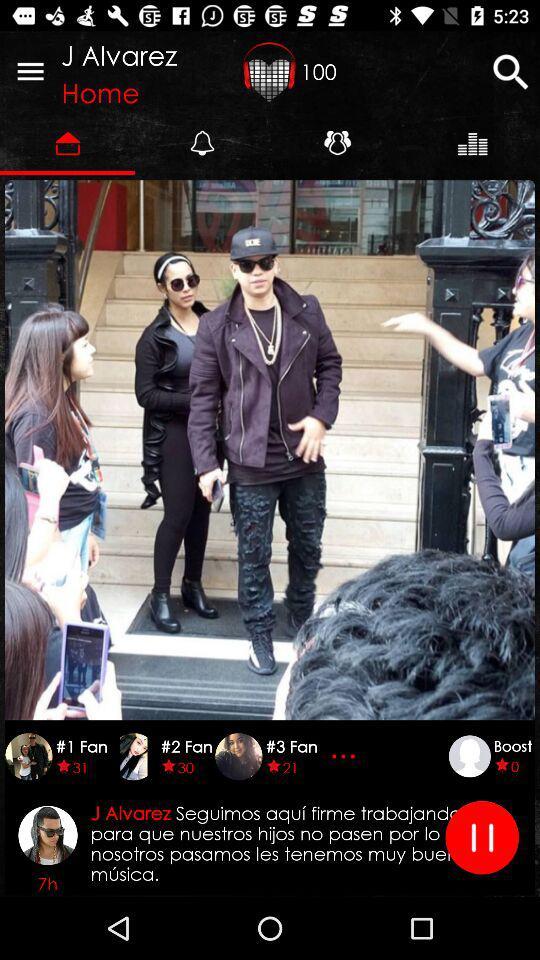 Image resolution: width=540 pixels, height=960 pixels. Describe the element at coordinates (481, 837) in the screenshot. I see `the pause icon` at that location.